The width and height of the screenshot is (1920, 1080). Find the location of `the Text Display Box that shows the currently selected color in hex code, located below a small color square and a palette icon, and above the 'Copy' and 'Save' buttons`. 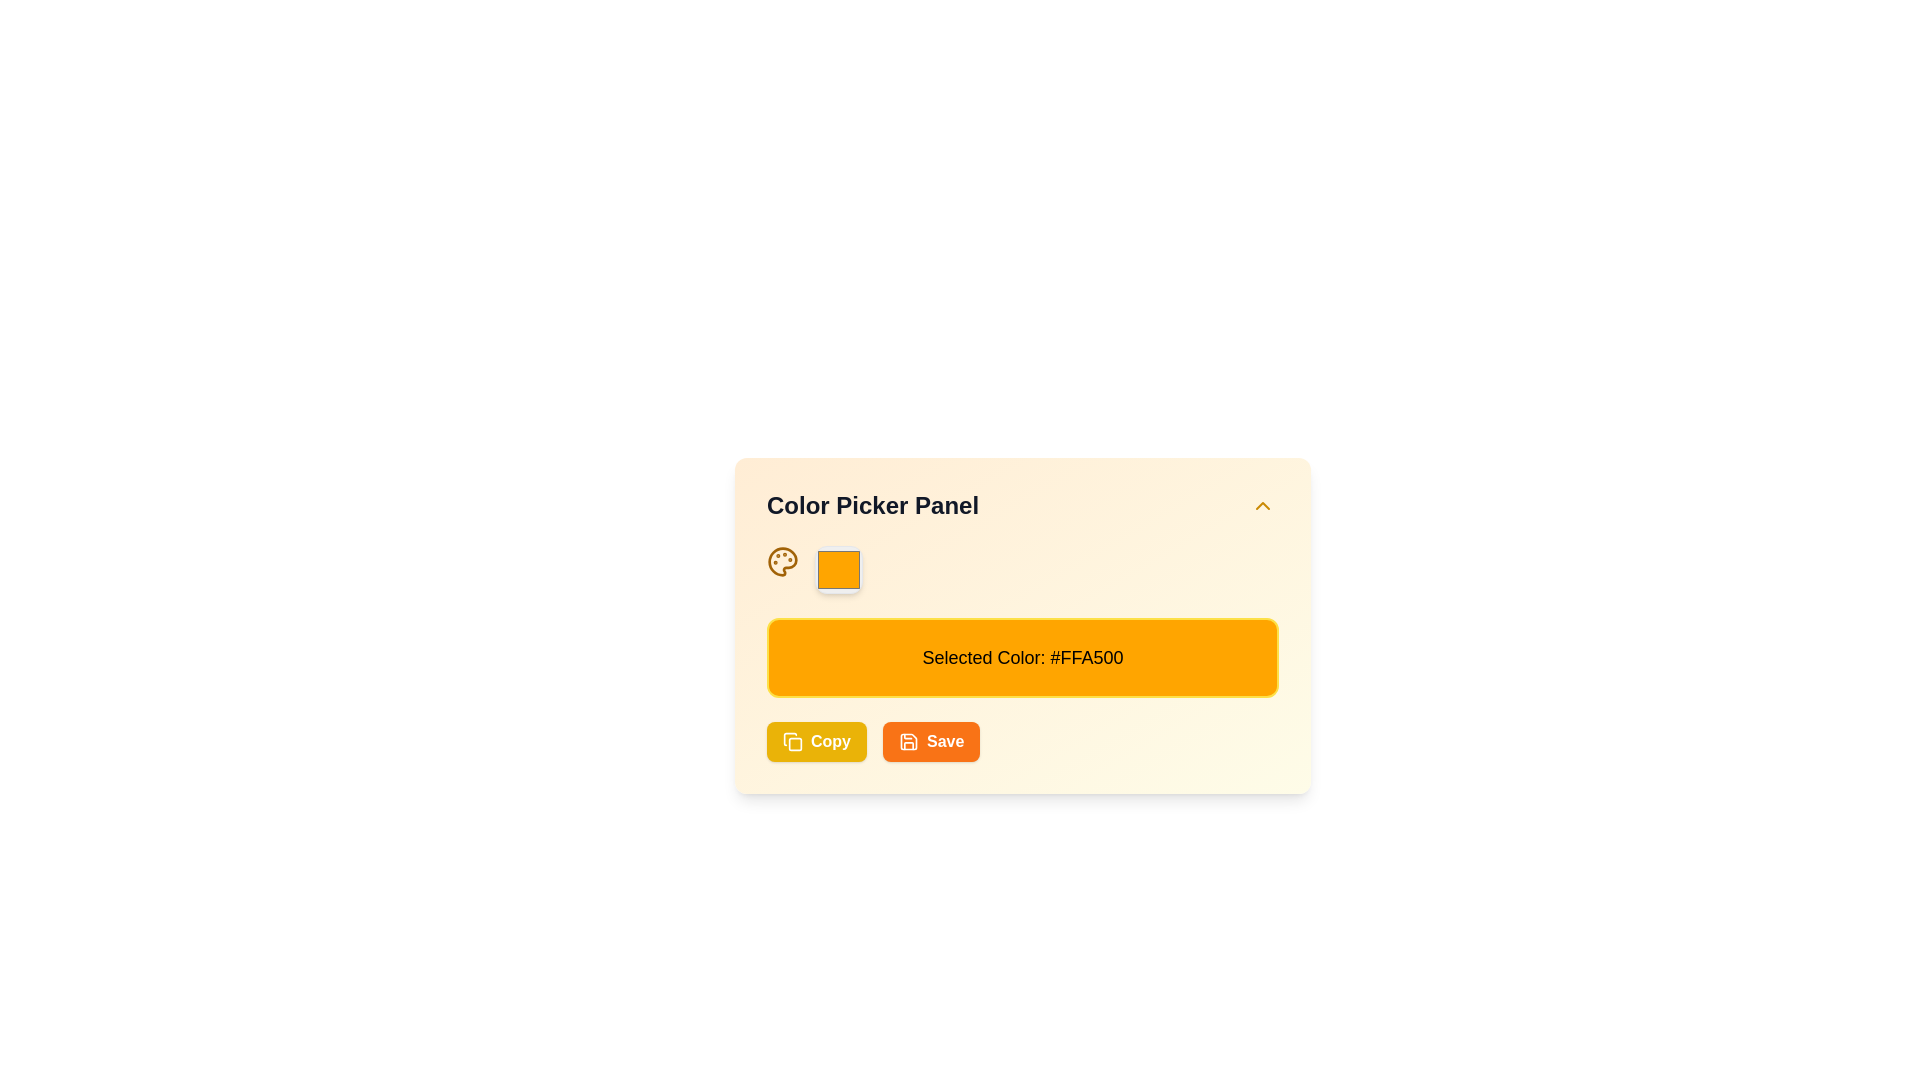

the Text Display Box that shows the currently selected color in hex code, located below a small color square and a palette icon, and above the 'Copy' and 'Save' buttons is located at coordinates (1022, 658).